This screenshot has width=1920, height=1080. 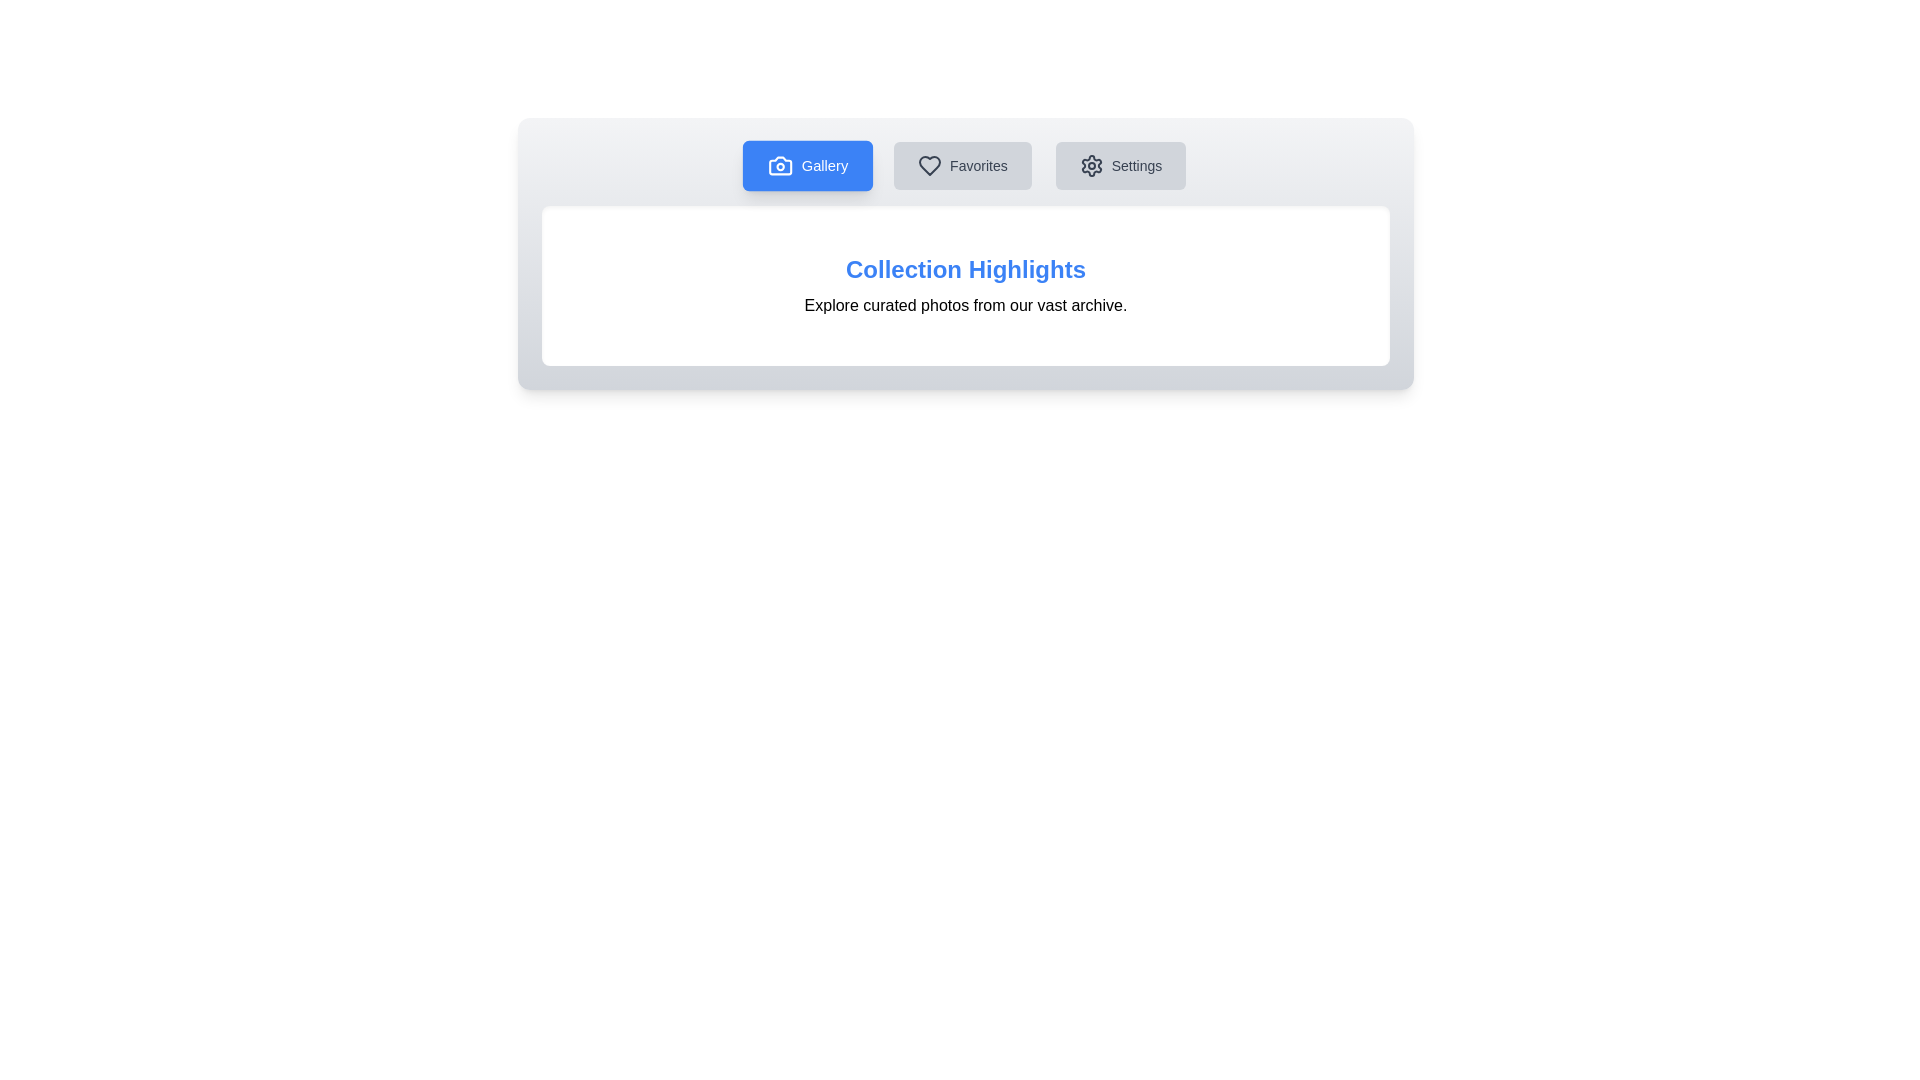 What do you see at coordinates (961, 164) in the screenshot?
I see `the Favorites tab` at bounding box center [961, 164].